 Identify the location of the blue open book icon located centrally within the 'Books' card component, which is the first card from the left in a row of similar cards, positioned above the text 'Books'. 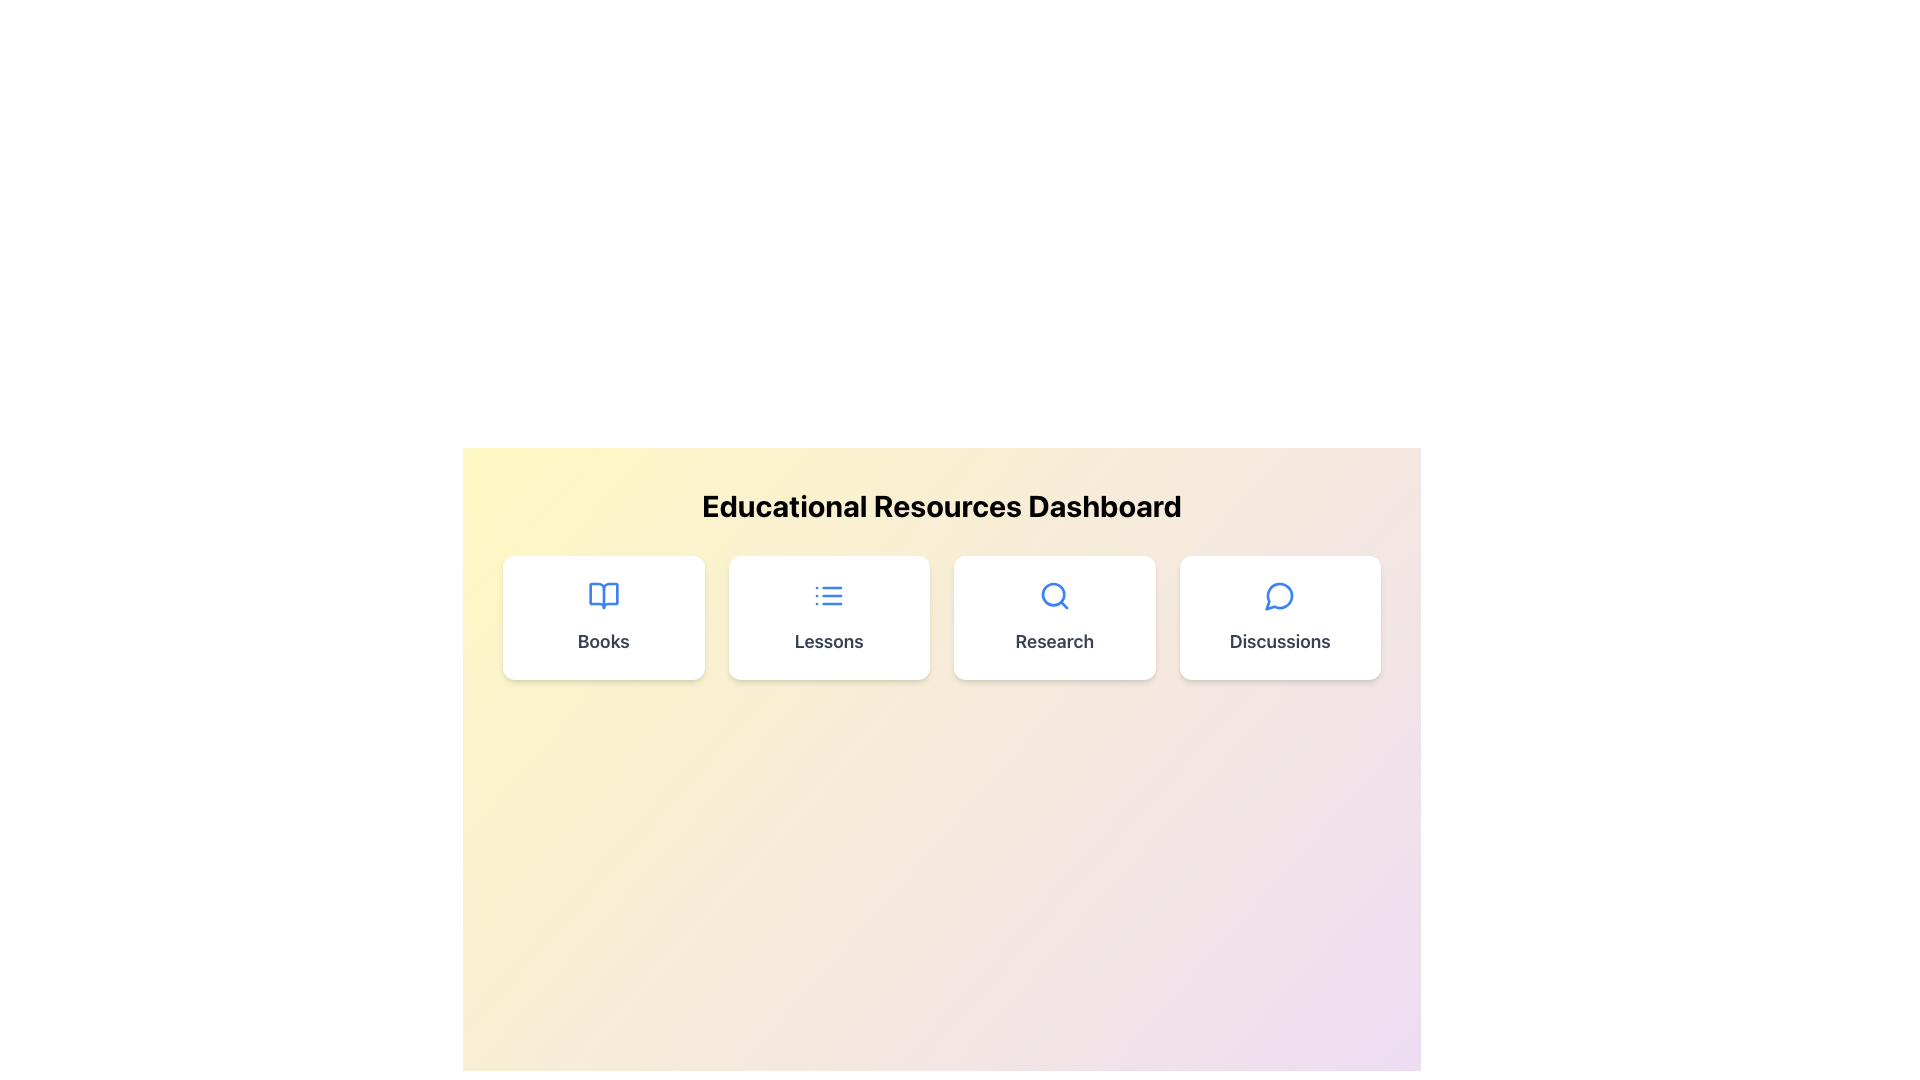
(602, 595).